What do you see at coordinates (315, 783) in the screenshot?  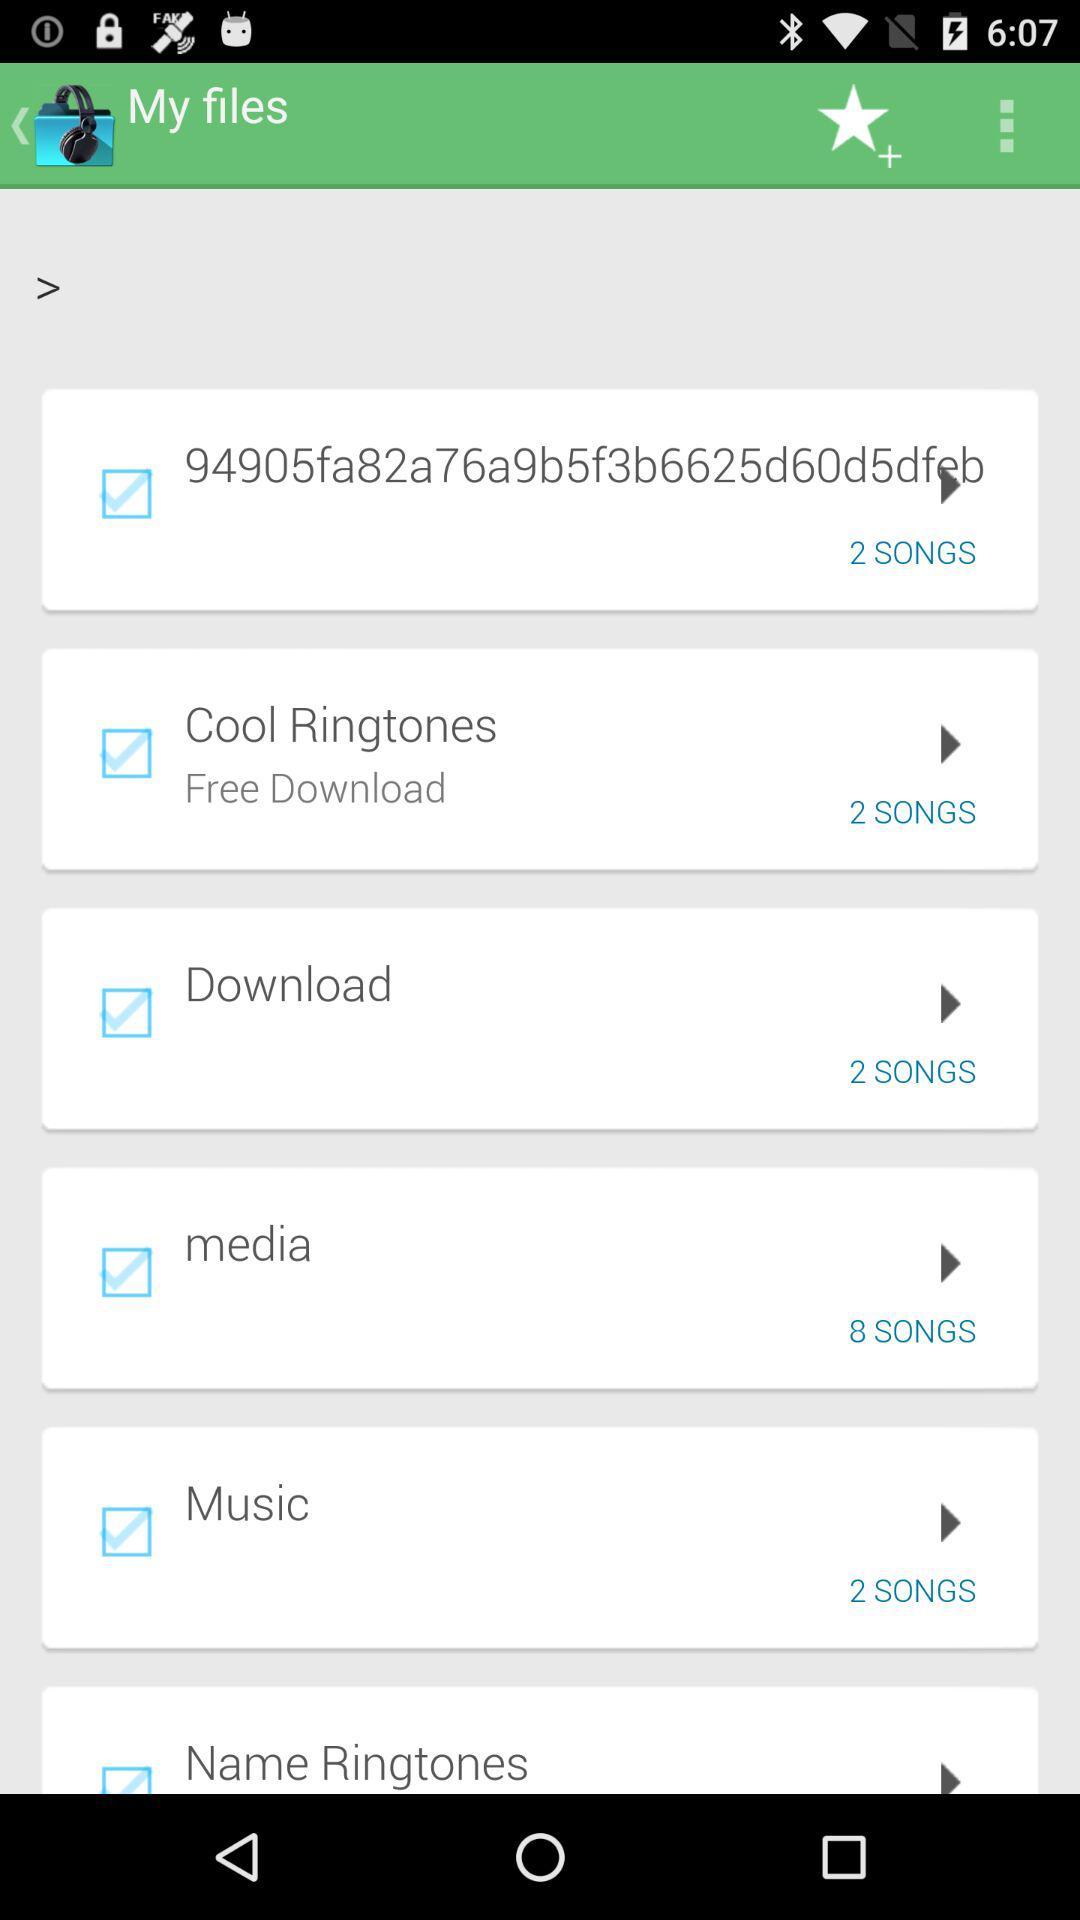 I see `free download item` at bounding box center [315, 783].